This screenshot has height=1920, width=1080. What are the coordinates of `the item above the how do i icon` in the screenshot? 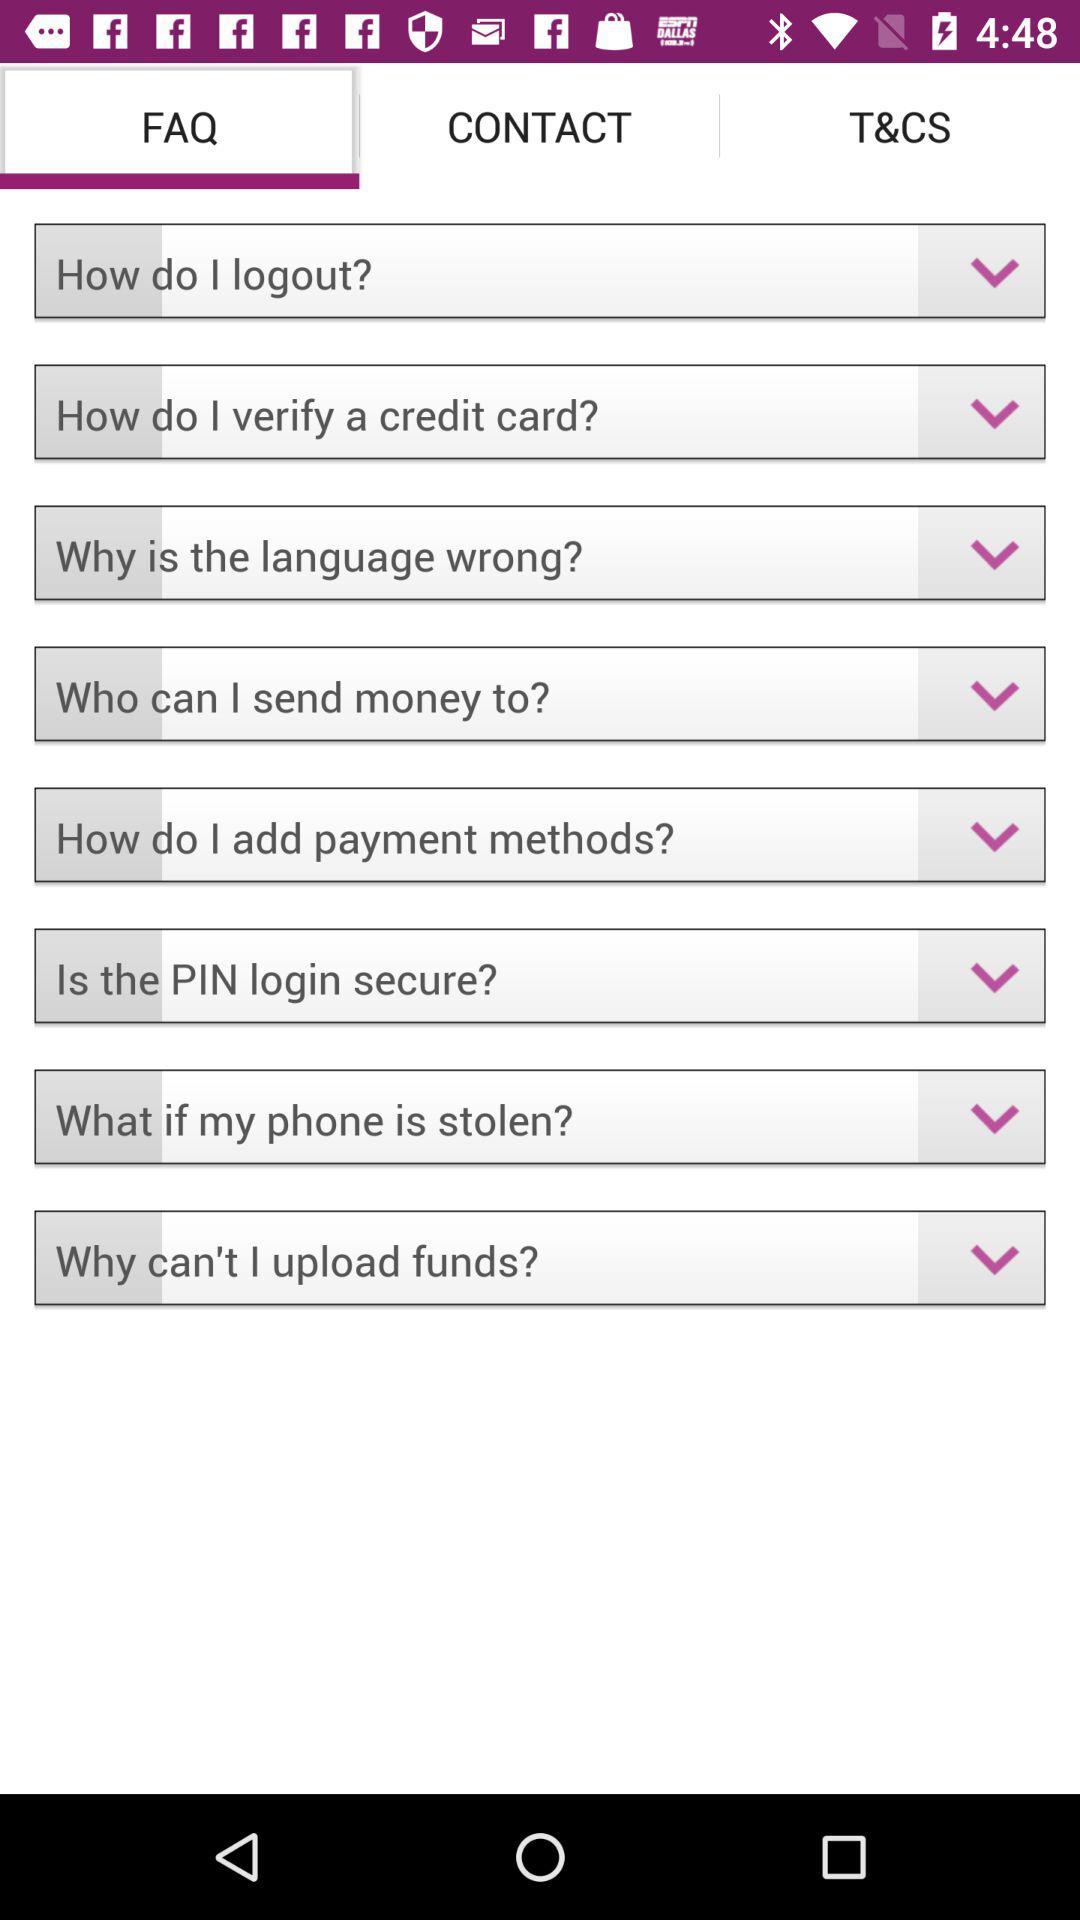 It's located at (178, 124).